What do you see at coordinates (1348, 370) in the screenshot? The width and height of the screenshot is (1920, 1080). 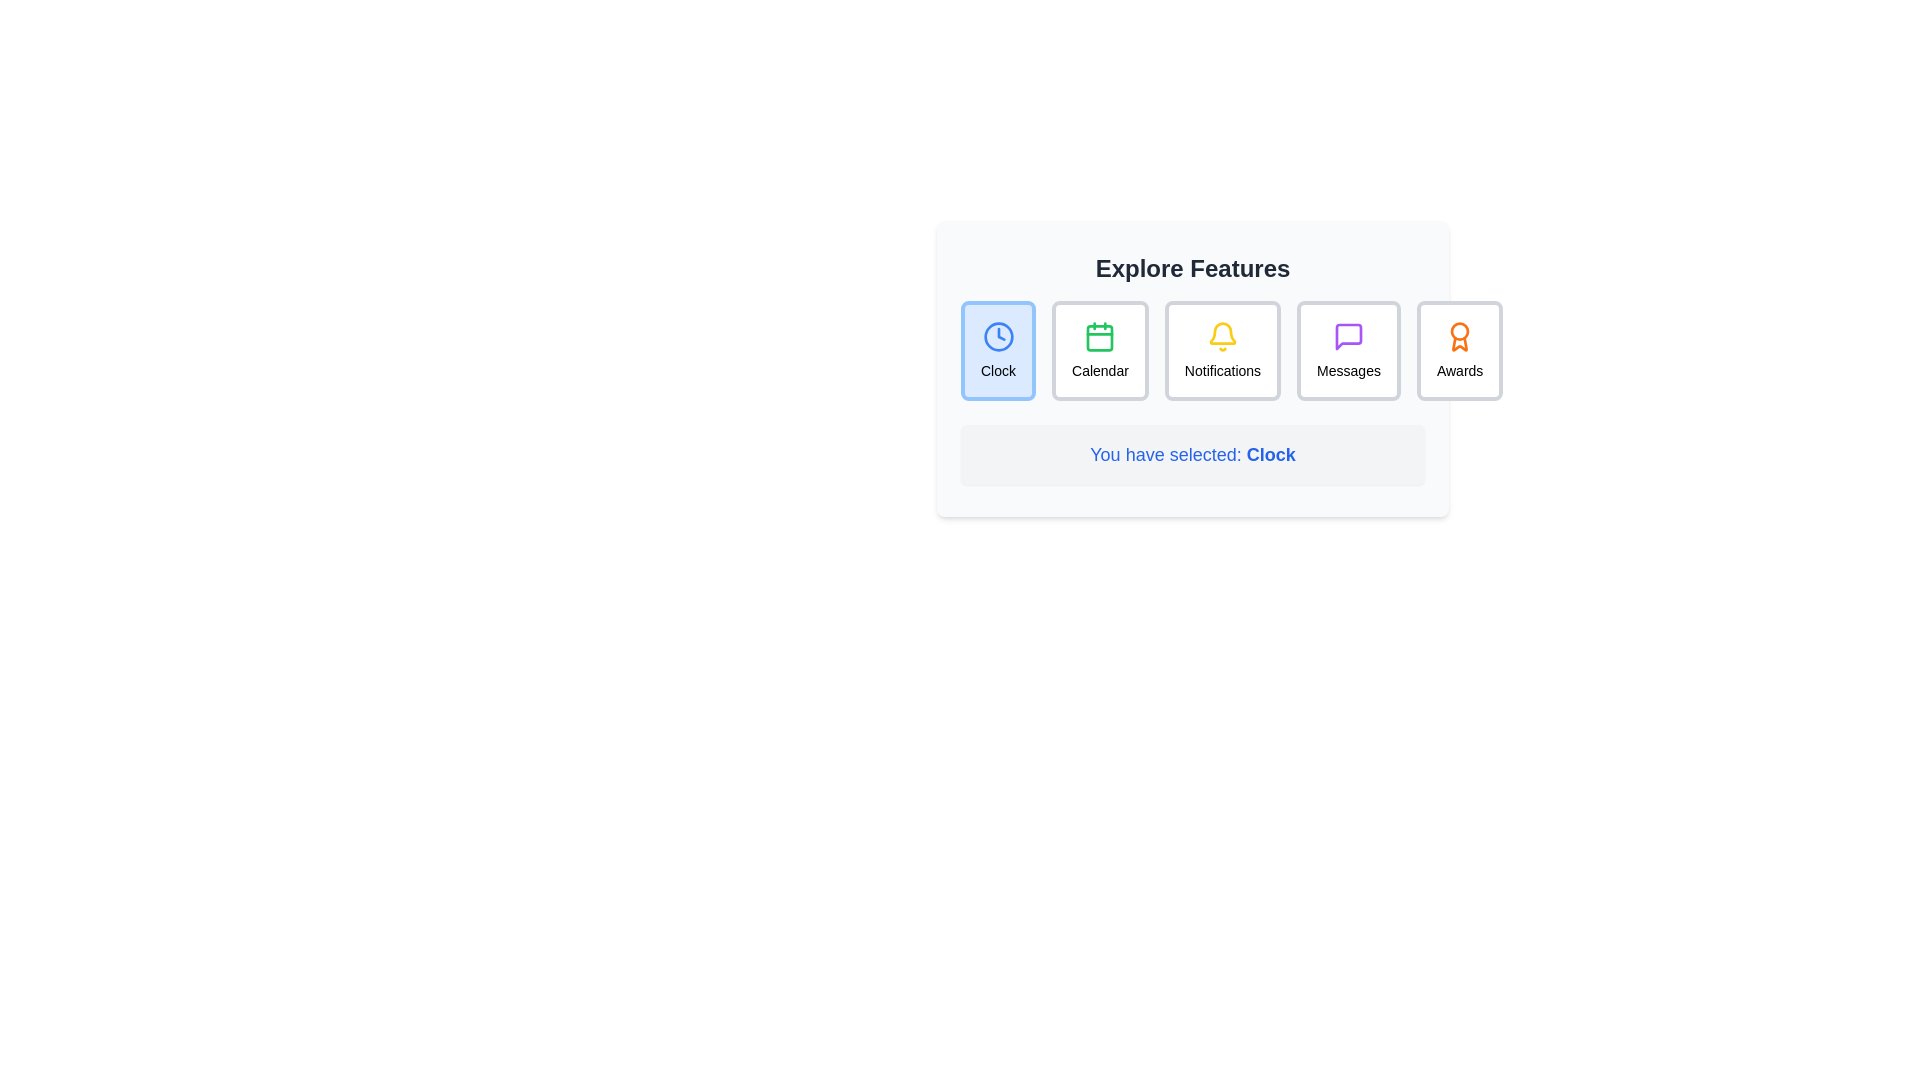 I see `the 'Messages' text label that provides clarity about the messaging icon situated directly above it in the interface` at bounding box center [1348, 370].